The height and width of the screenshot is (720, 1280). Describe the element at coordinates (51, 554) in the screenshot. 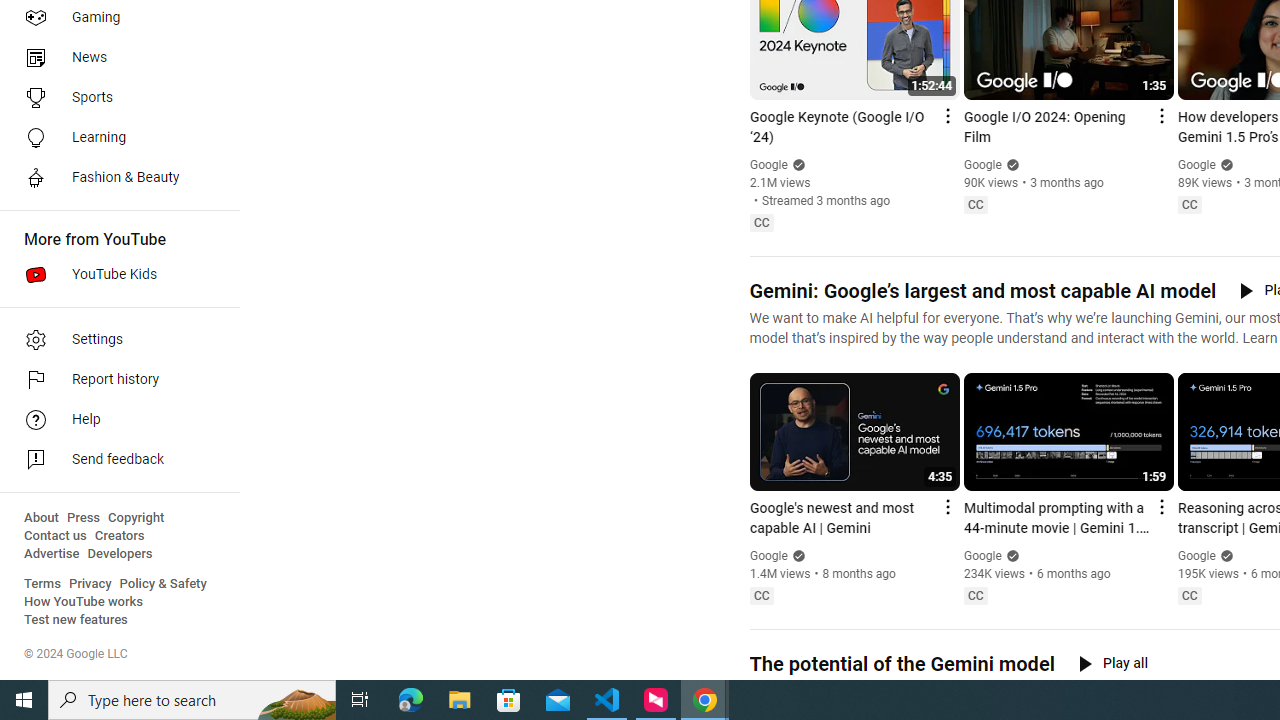

I see `'Advertise'` at that location.